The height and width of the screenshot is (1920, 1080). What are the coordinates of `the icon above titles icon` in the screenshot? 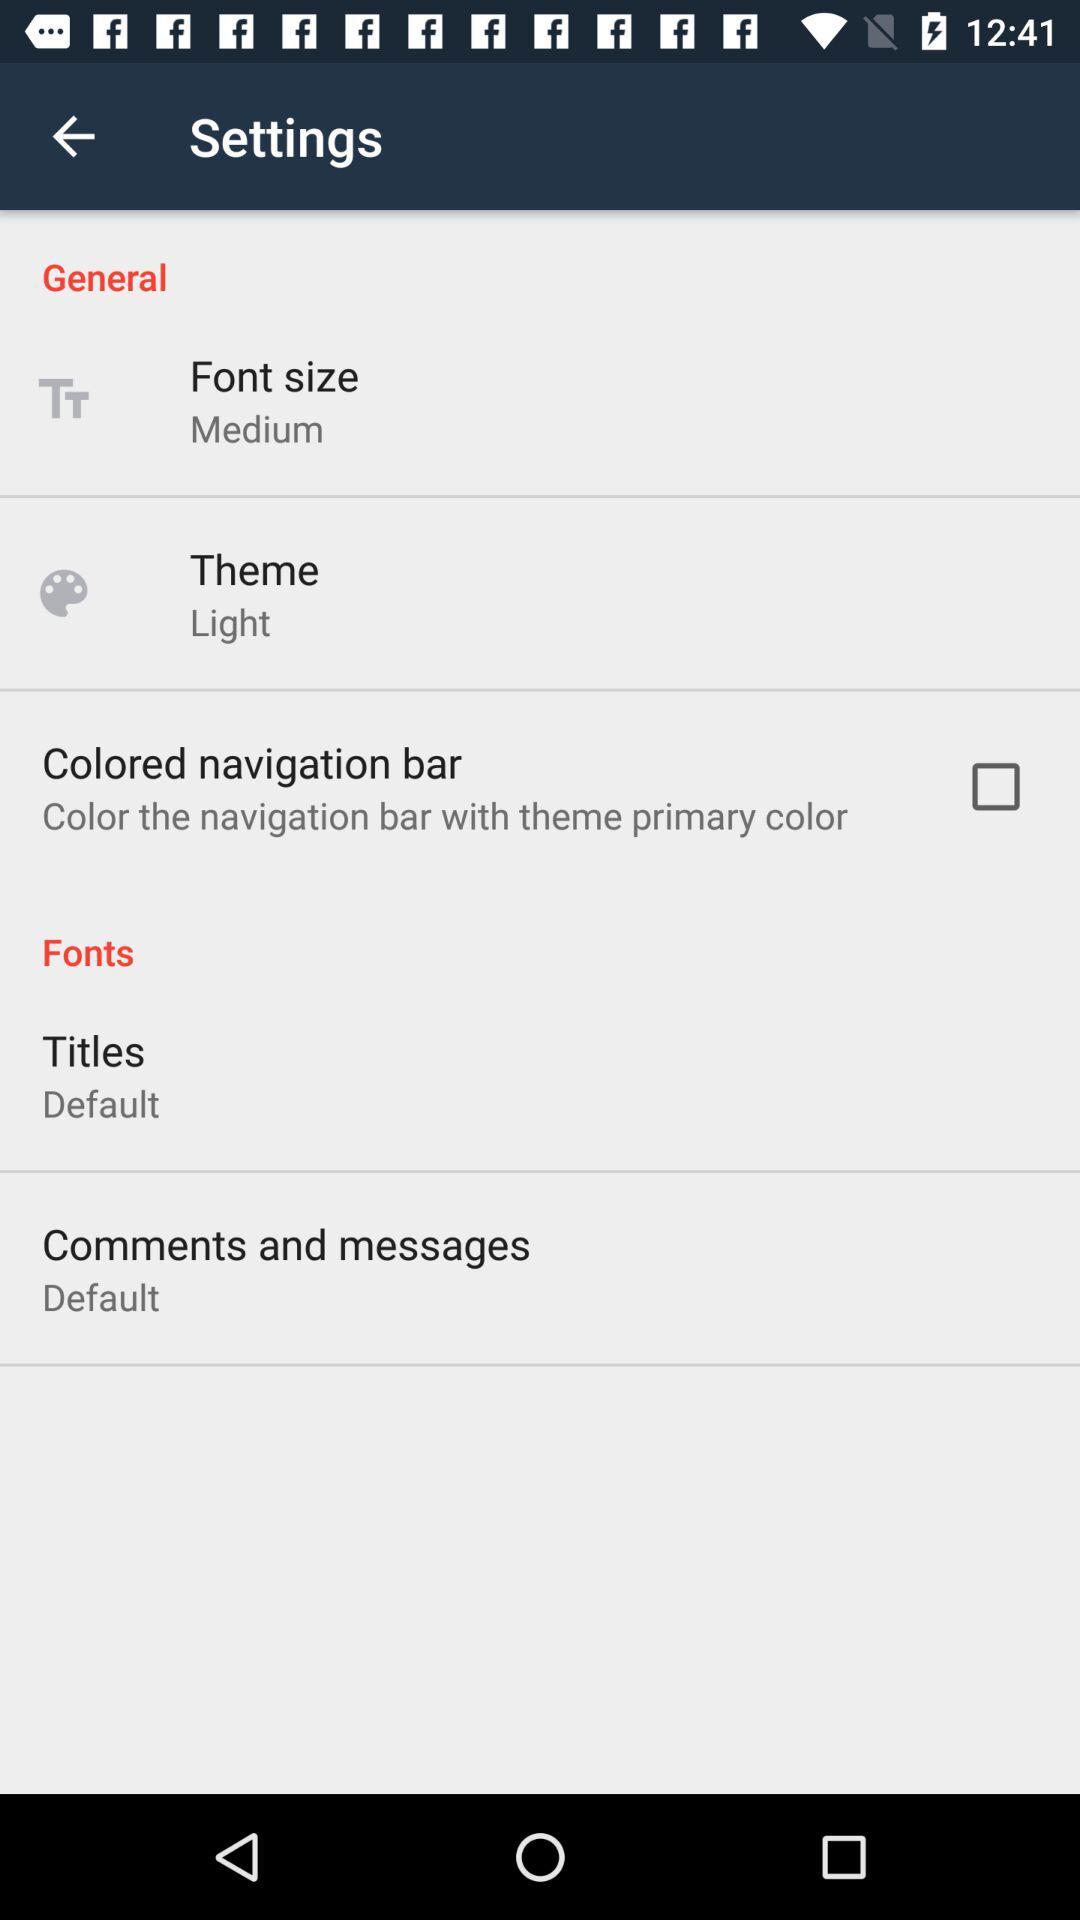 It's located at (540, 929).